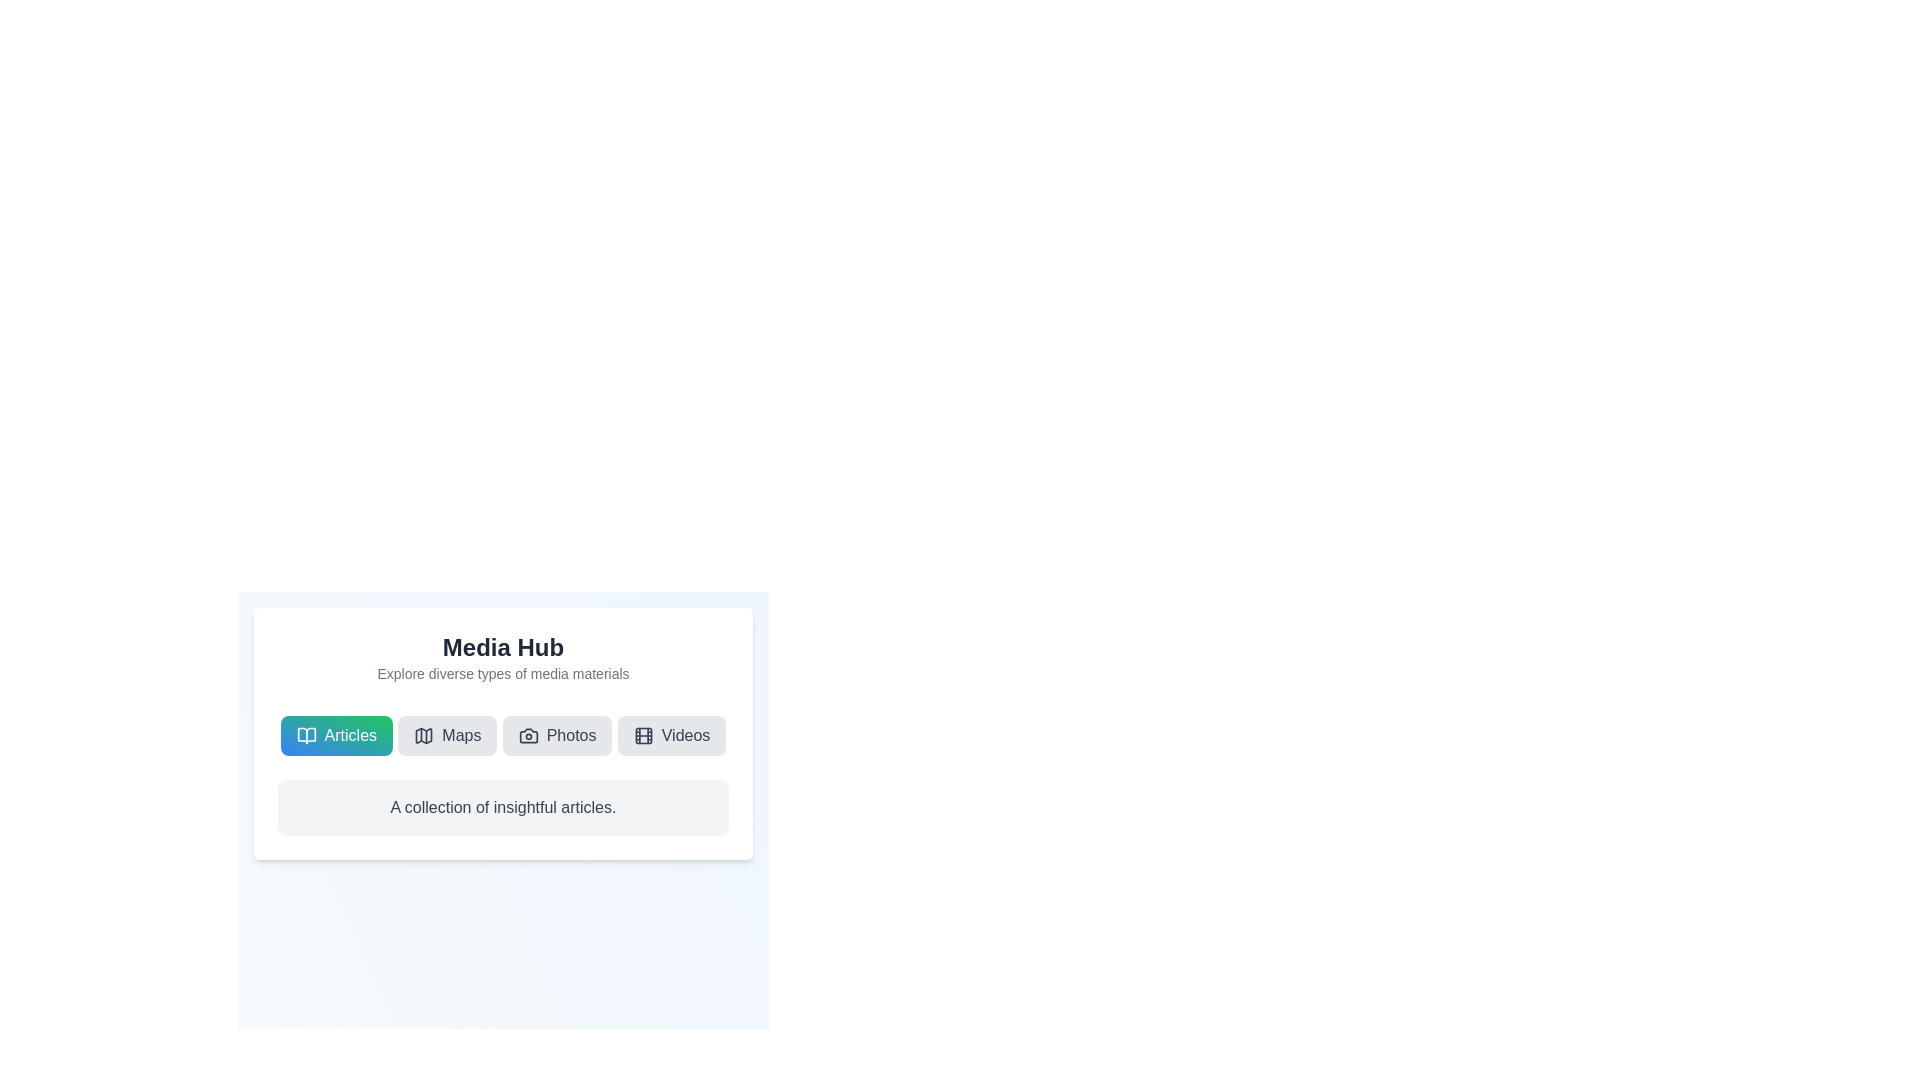 The image size is (1920, 1080). What do you see at coordinates (446, 736) in the screenshot?
I see `the 'Maps' navigation button located below the 'Media Hub' title, positioned between the 'Articles' and 'Photos' buttons` at bounding box center [446, 736].